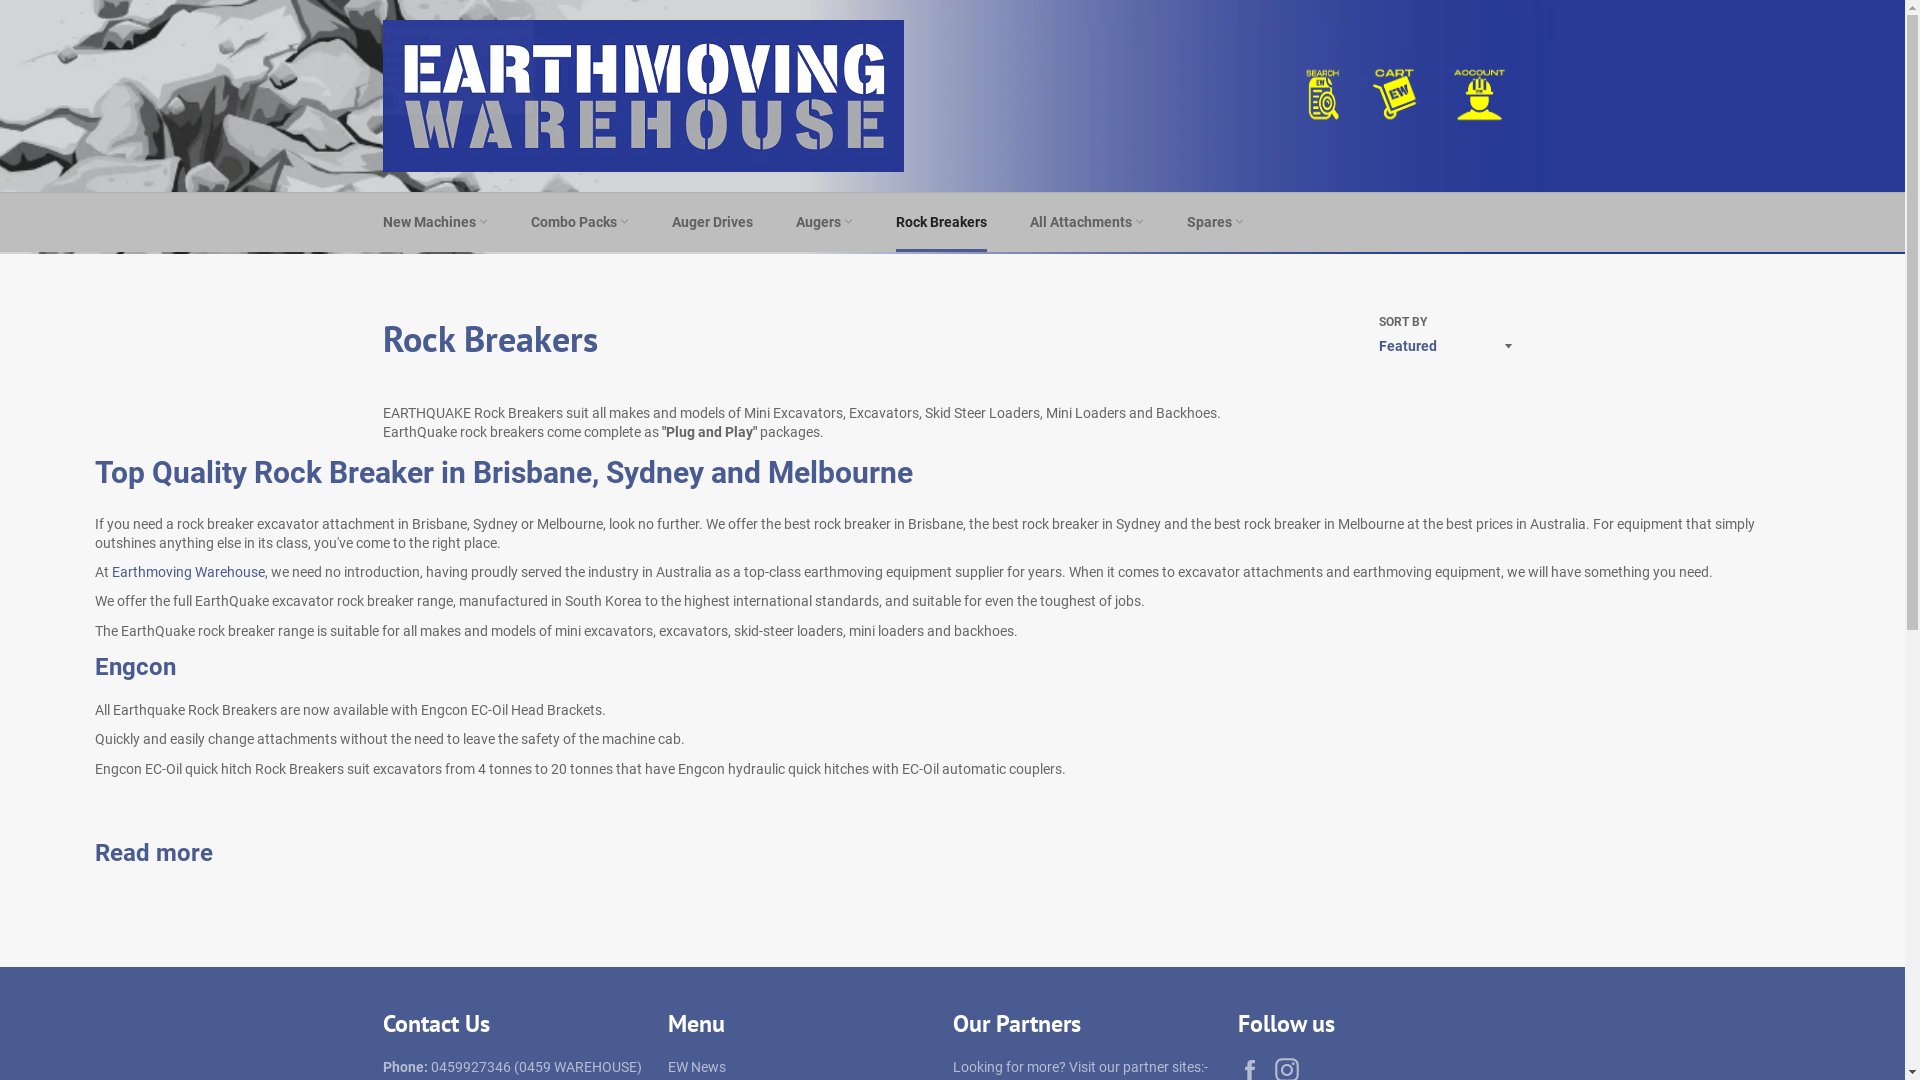 The height and width of the screenshot is (1080, 1920). I want to click on 'New Machines', so click(433, 222).